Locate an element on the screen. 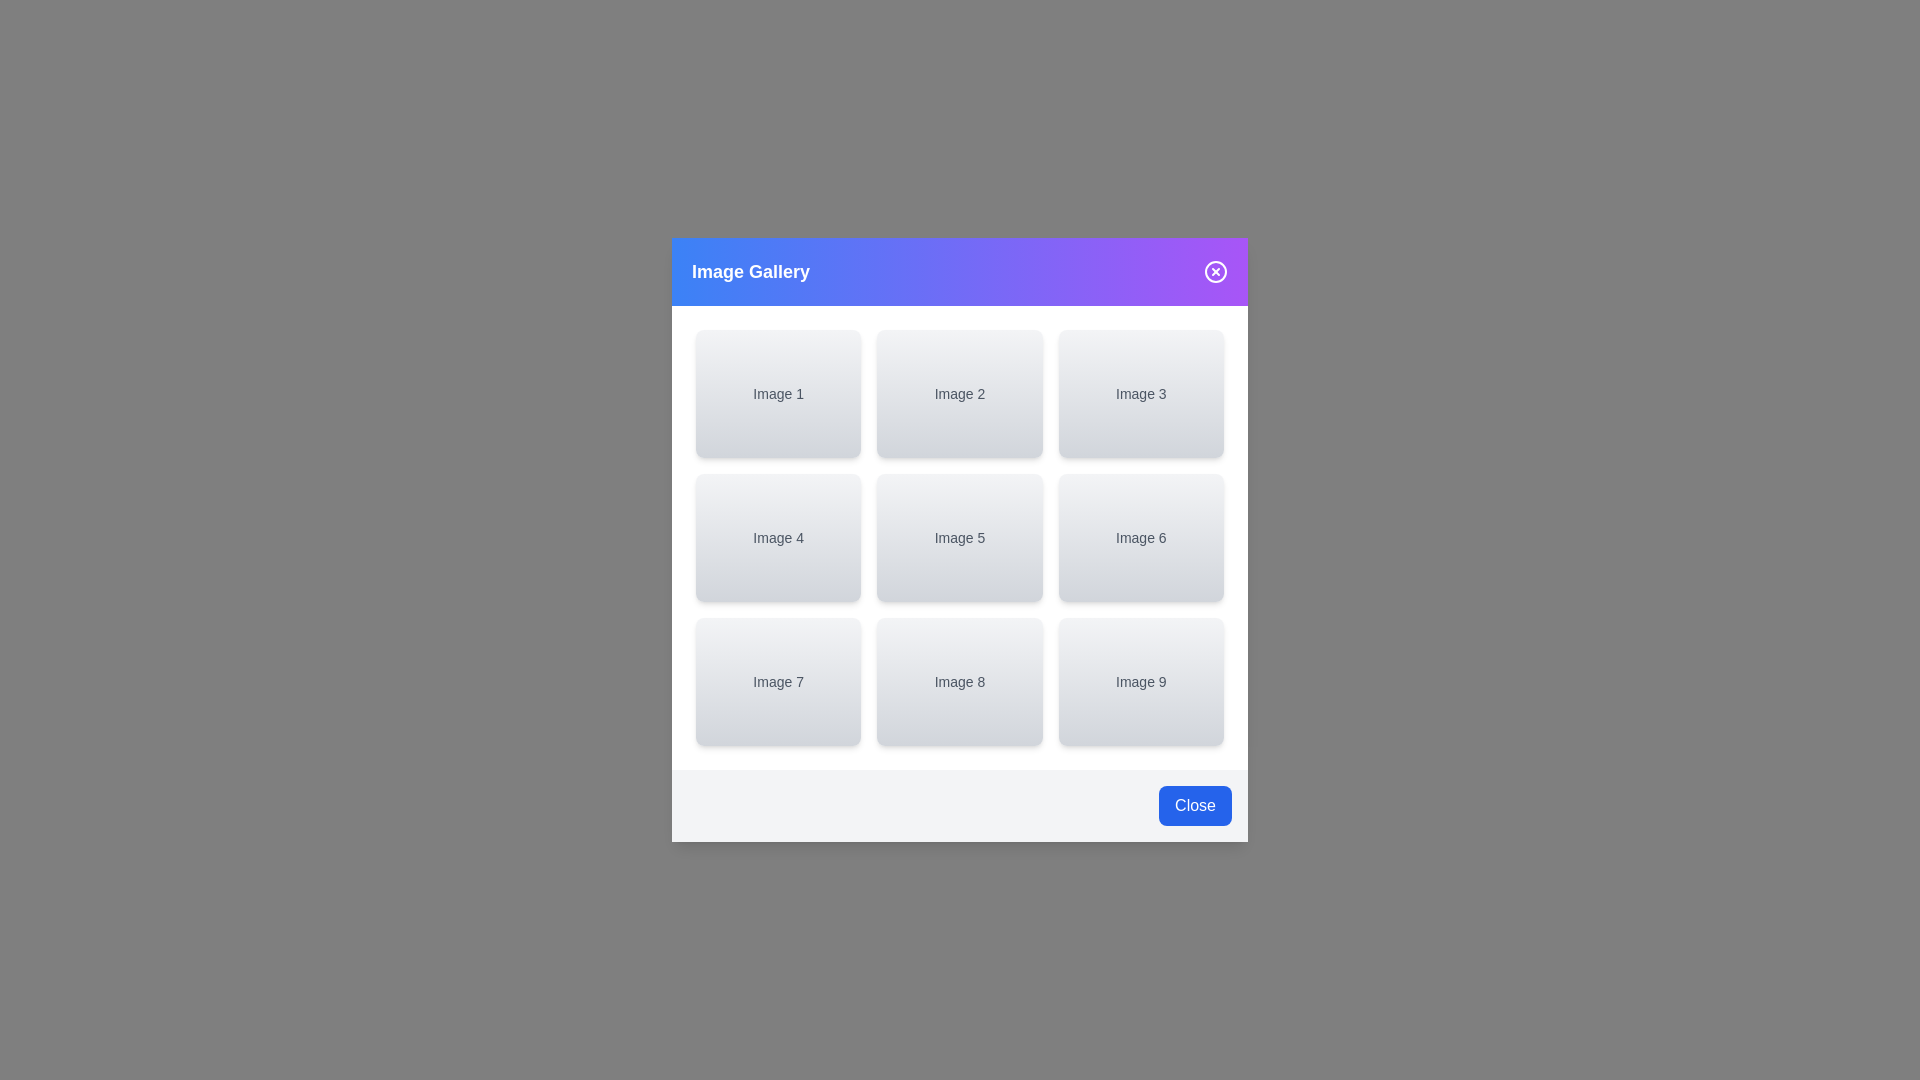 The width and height of the screenshot is (1920, 1080). the 'X' icon in the header to close the dialog is located at coordinates (1214, 272).